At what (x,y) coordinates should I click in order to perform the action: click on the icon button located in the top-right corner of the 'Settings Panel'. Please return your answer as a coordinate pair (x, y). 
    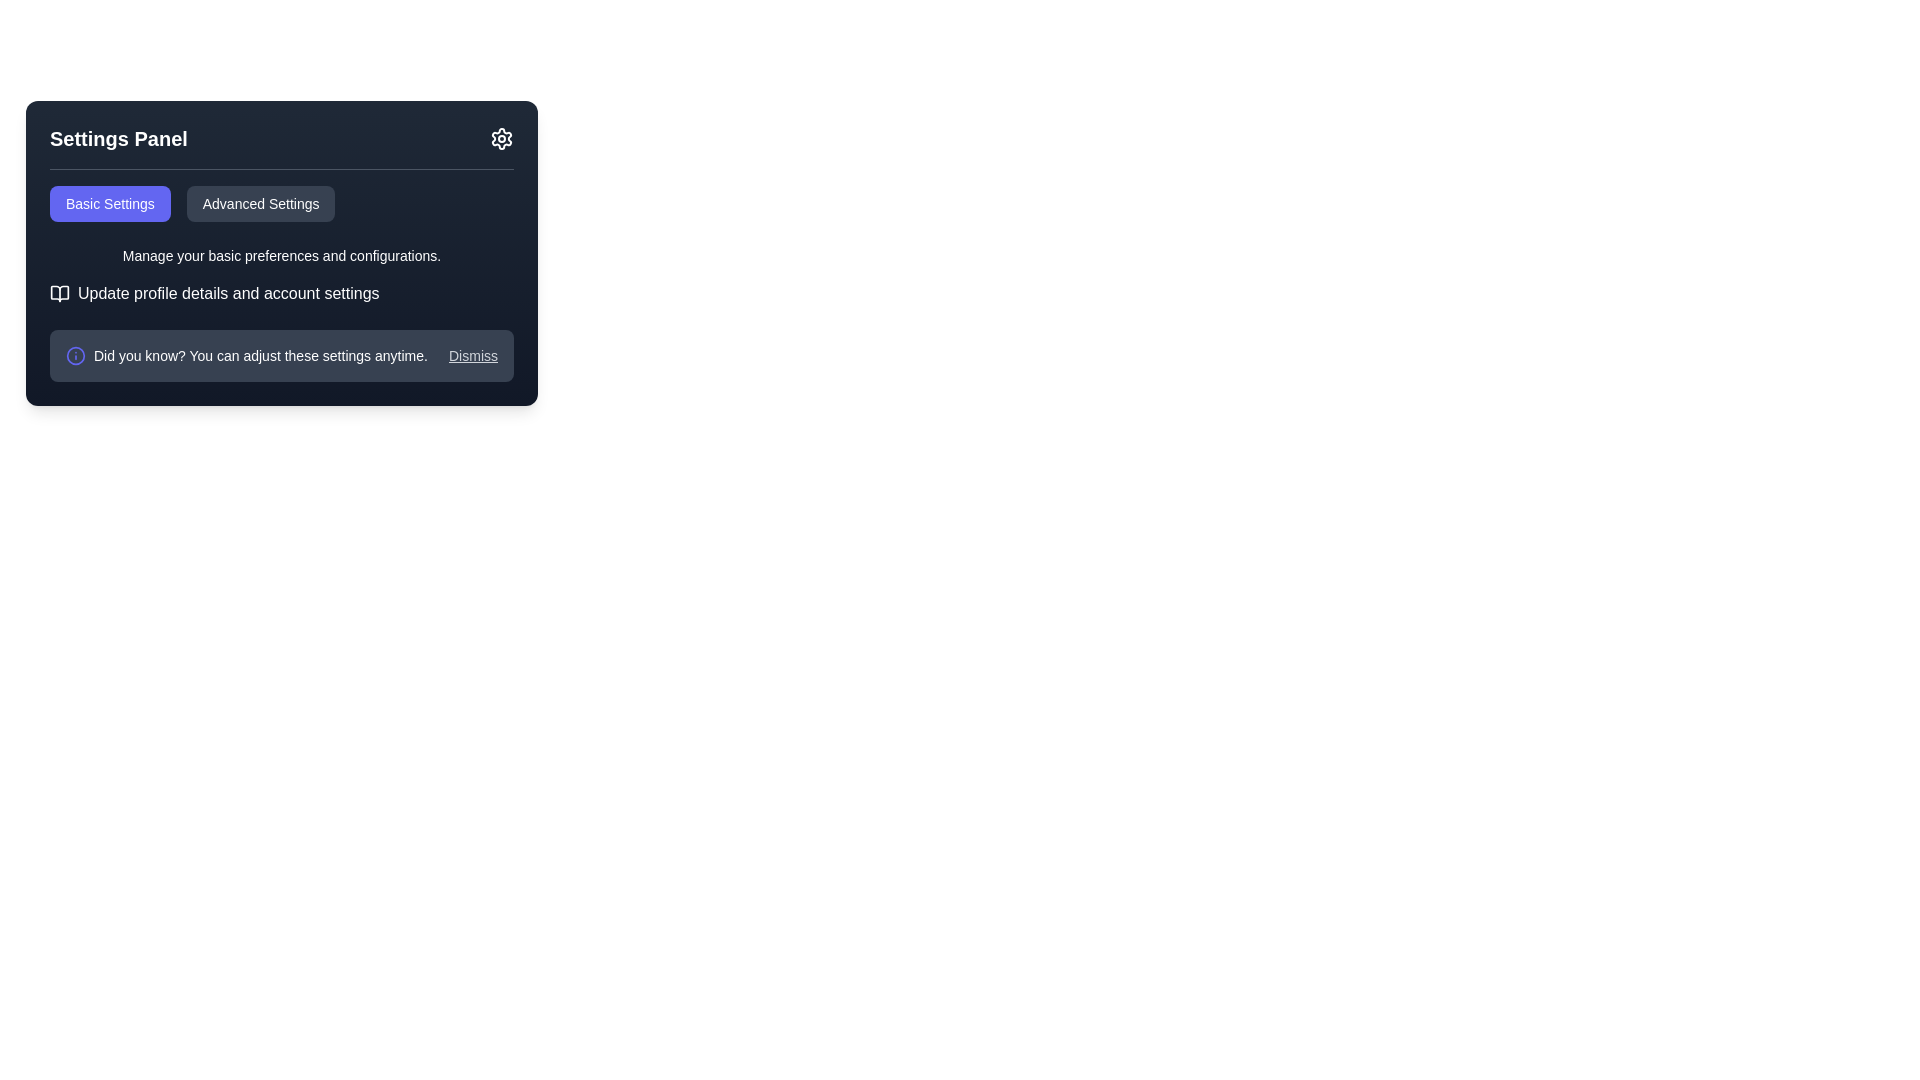
    Looking at the image, I should click on (502, 137).